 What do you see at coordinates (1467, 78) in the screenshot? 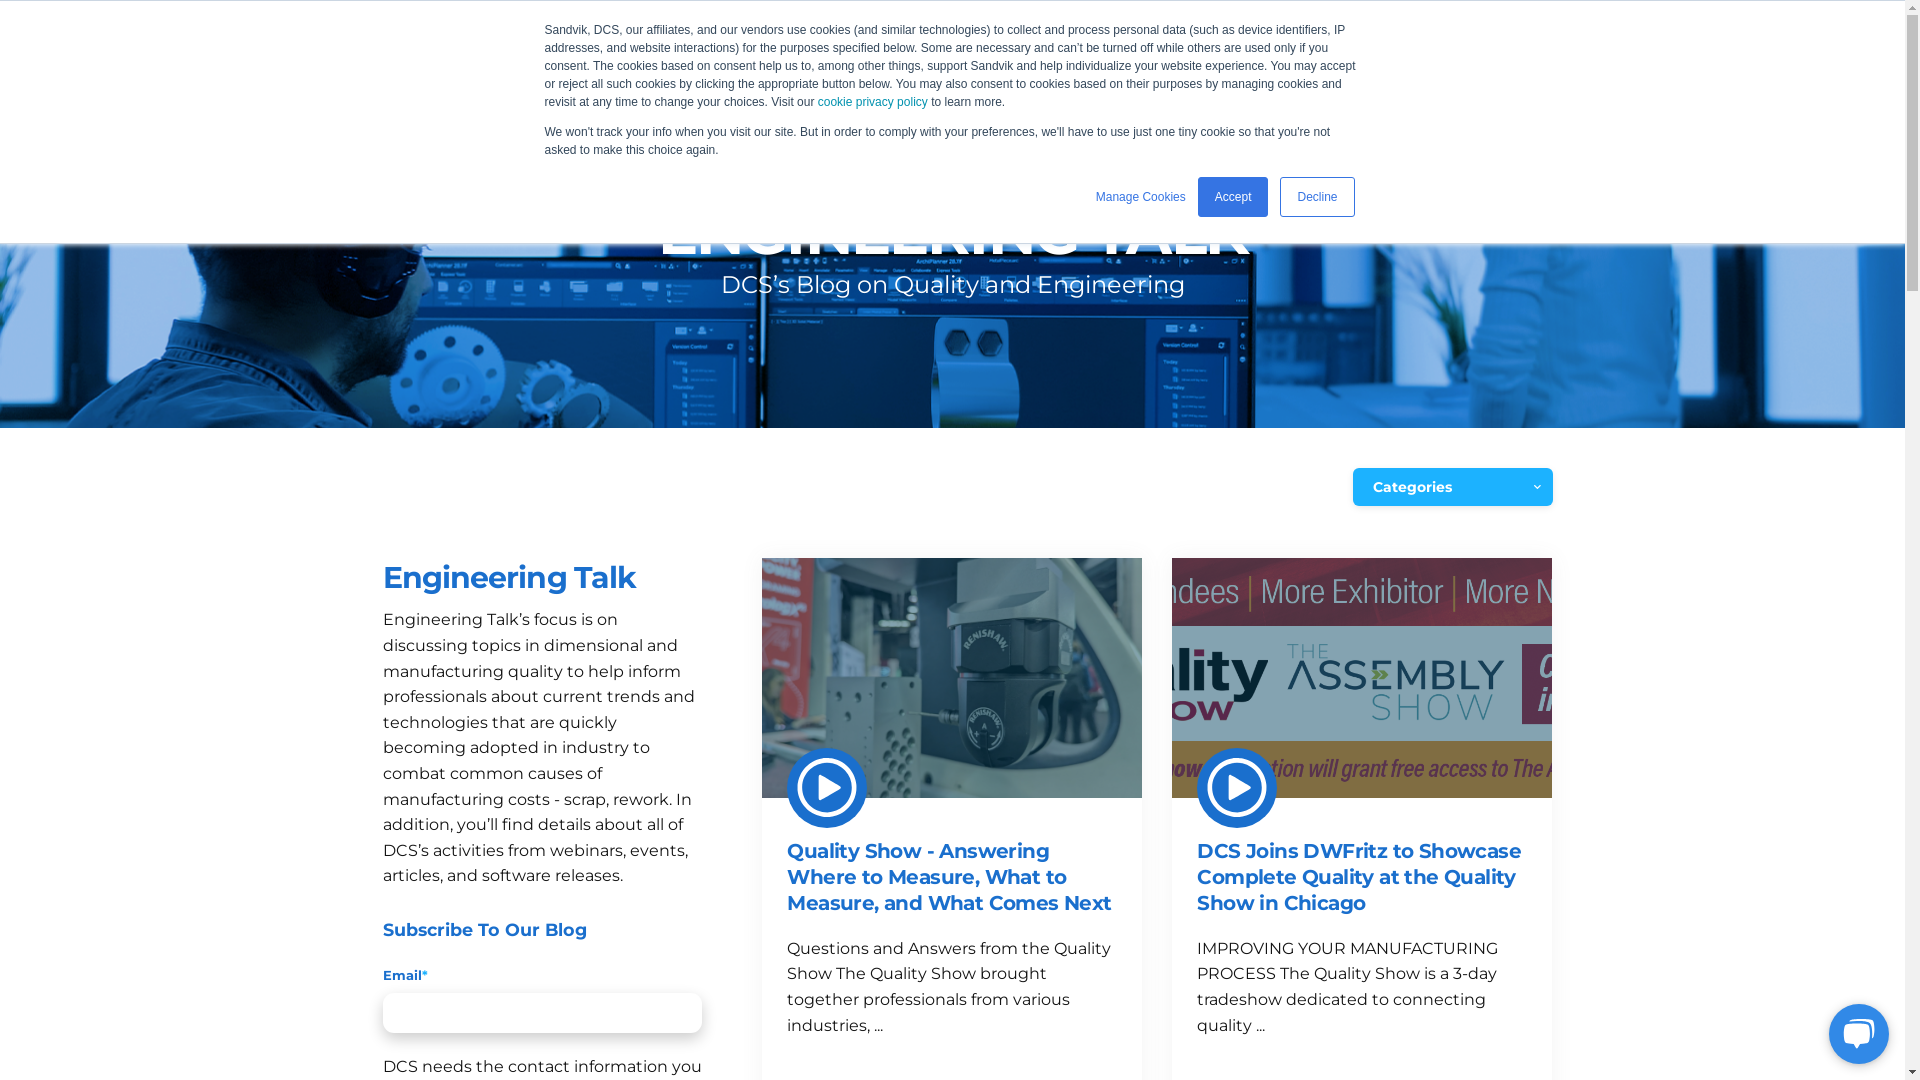
I see `'Get Started'` at bounding box center [1467, 78].